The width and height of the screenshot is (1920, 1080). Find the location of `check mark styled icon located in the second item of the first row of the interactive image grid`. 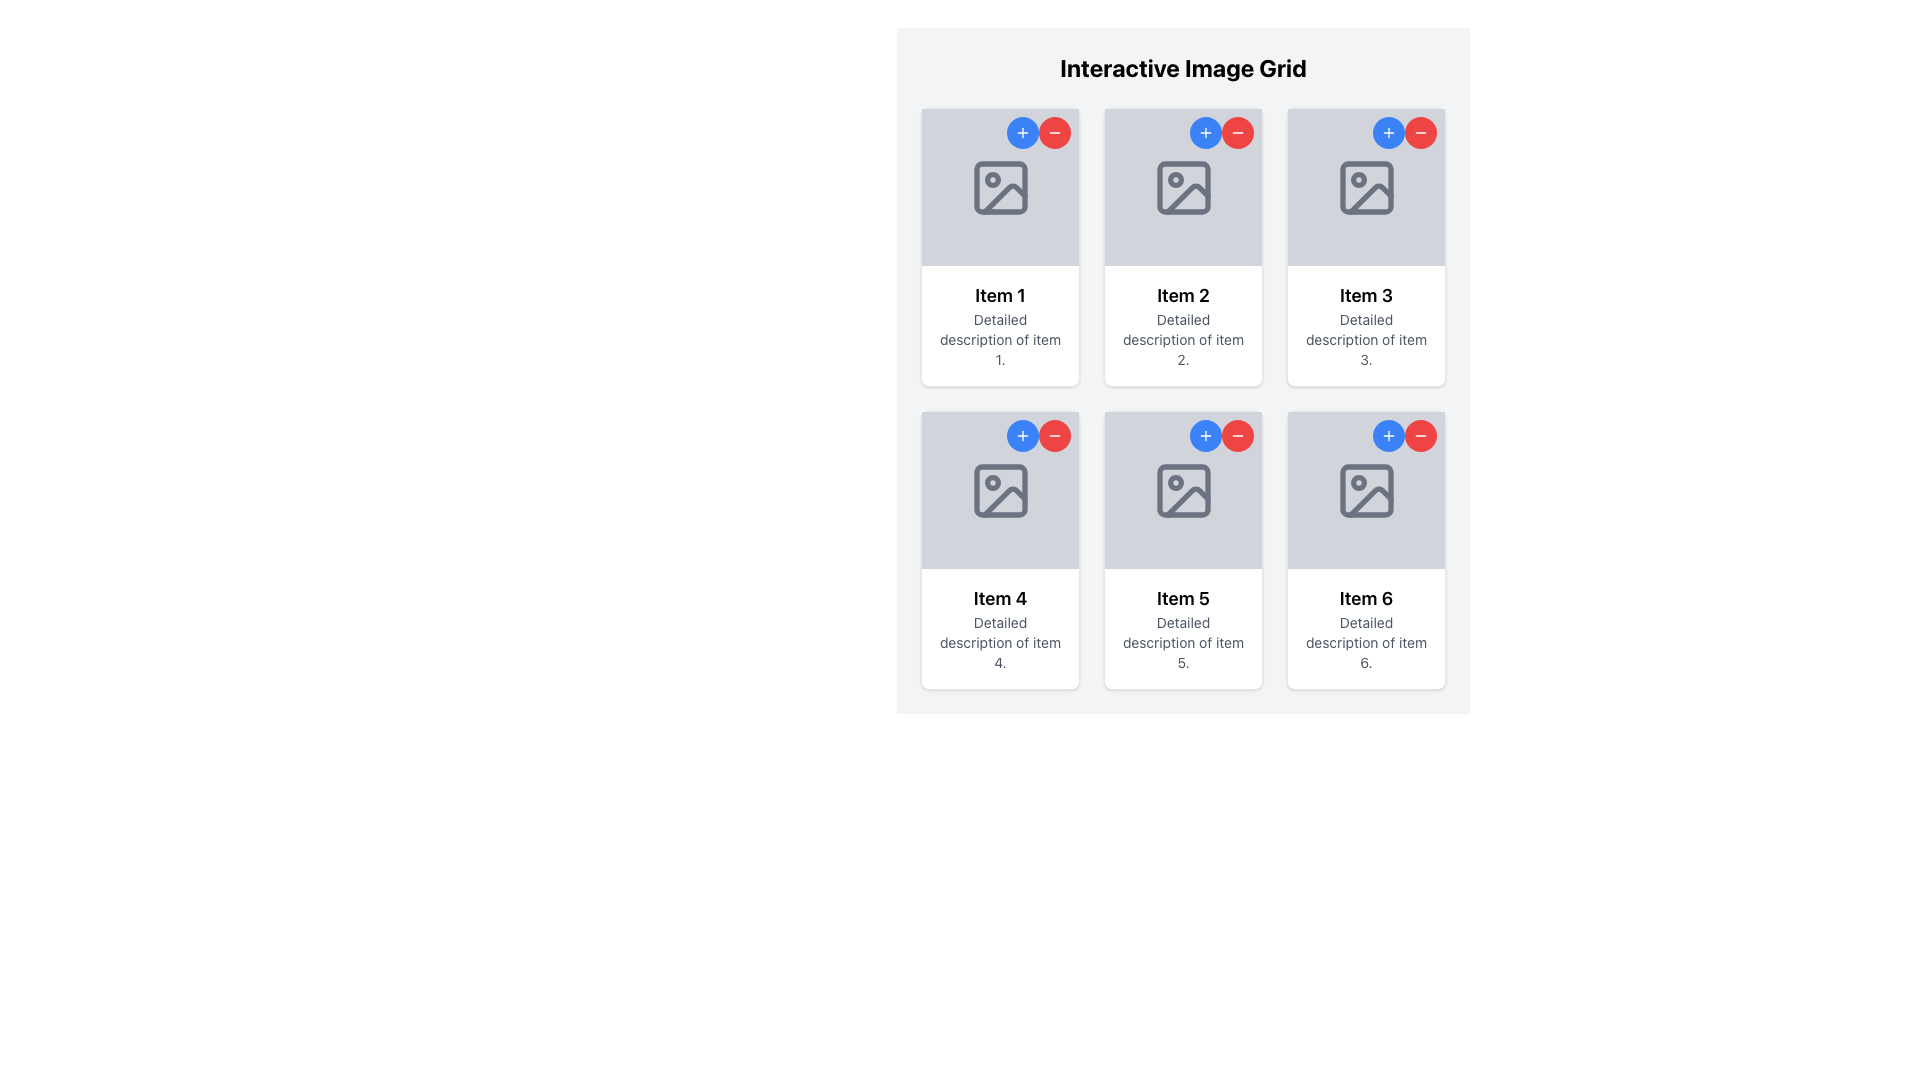

check mark styled icon located in the second item of the first row of the interactive image grid is located at coordinates (1187, 198).